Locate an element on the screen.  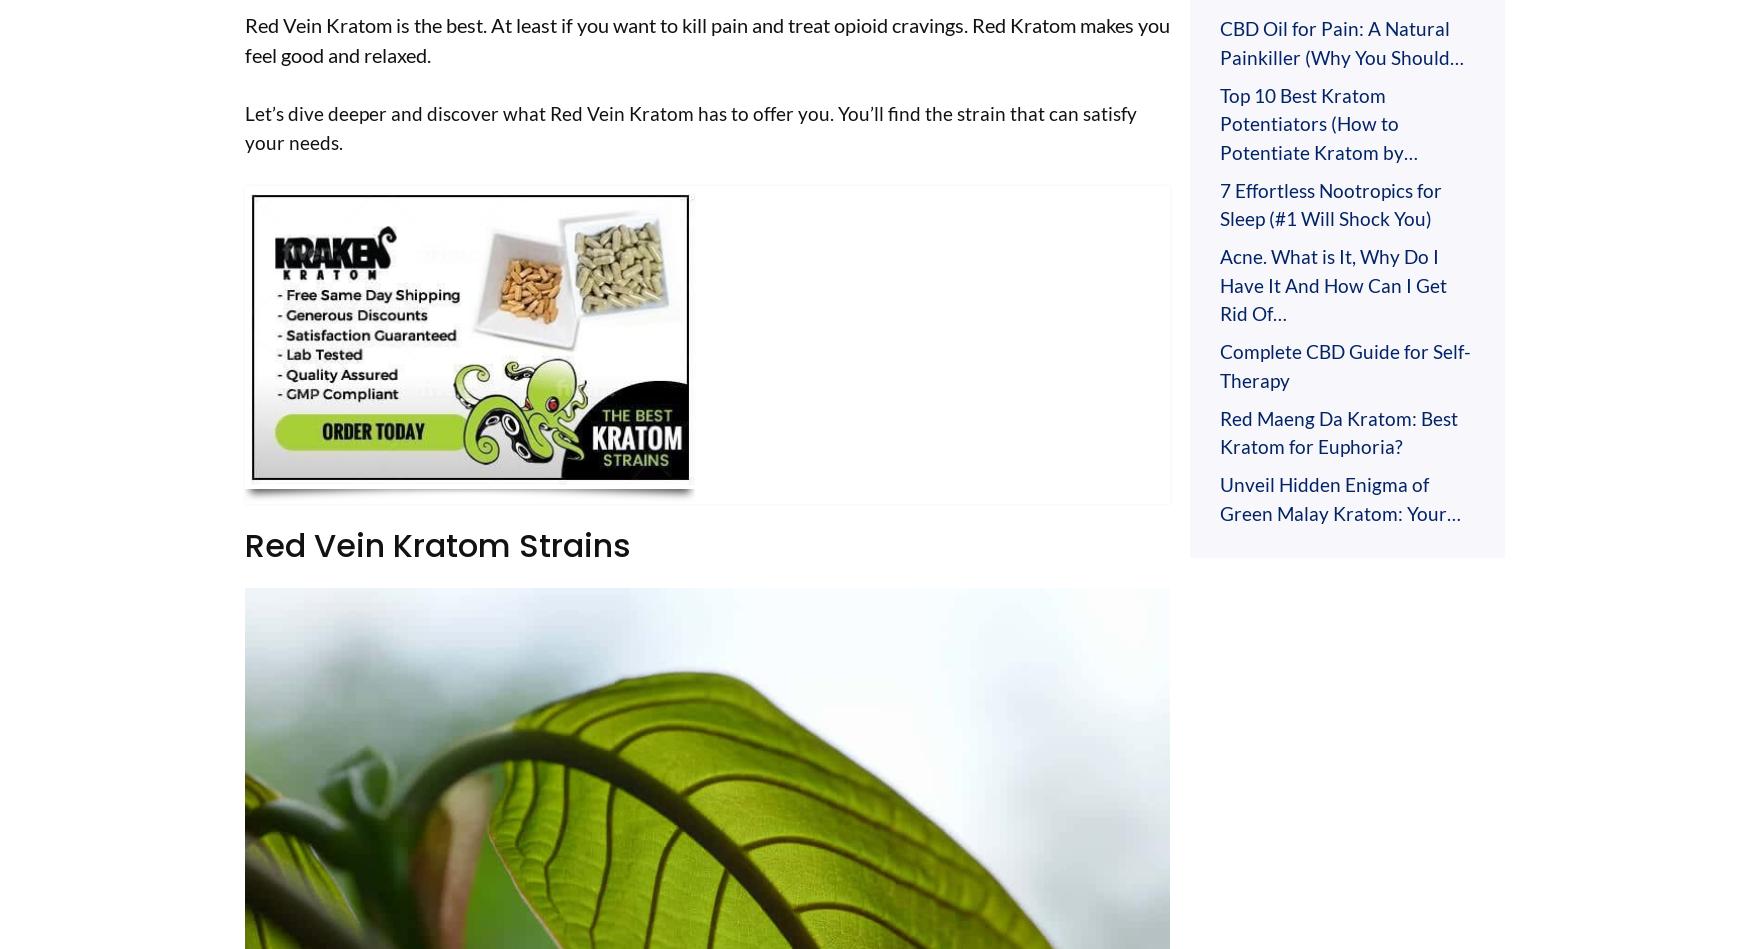
'Red Maeng Da Kratom: Best Kratom for Euphoria?' is located at coordinates (1338, 431).